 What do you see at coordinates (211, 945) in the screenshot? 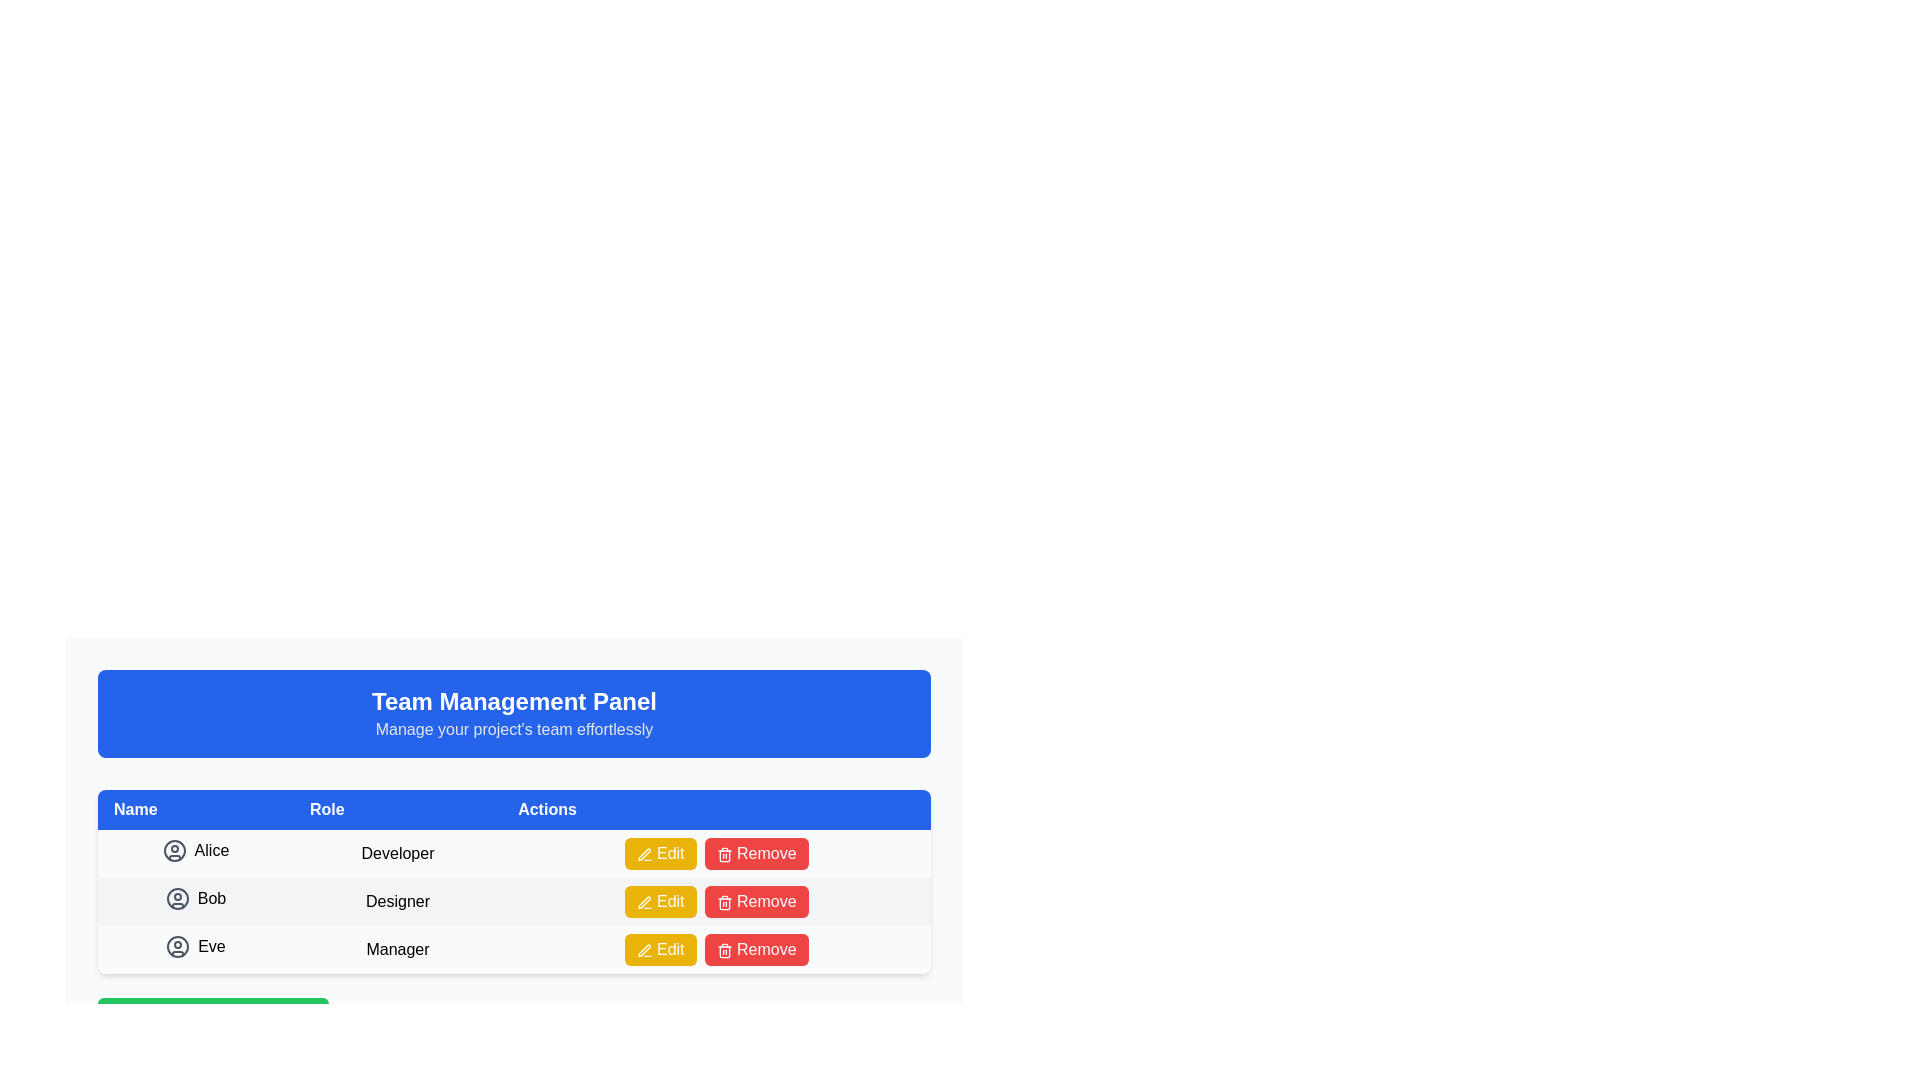
I see `the static text label 'Eve', which is the third entry in the 'Name' column of the table, to identify the team member in the list` at bounding box center [211, 945].